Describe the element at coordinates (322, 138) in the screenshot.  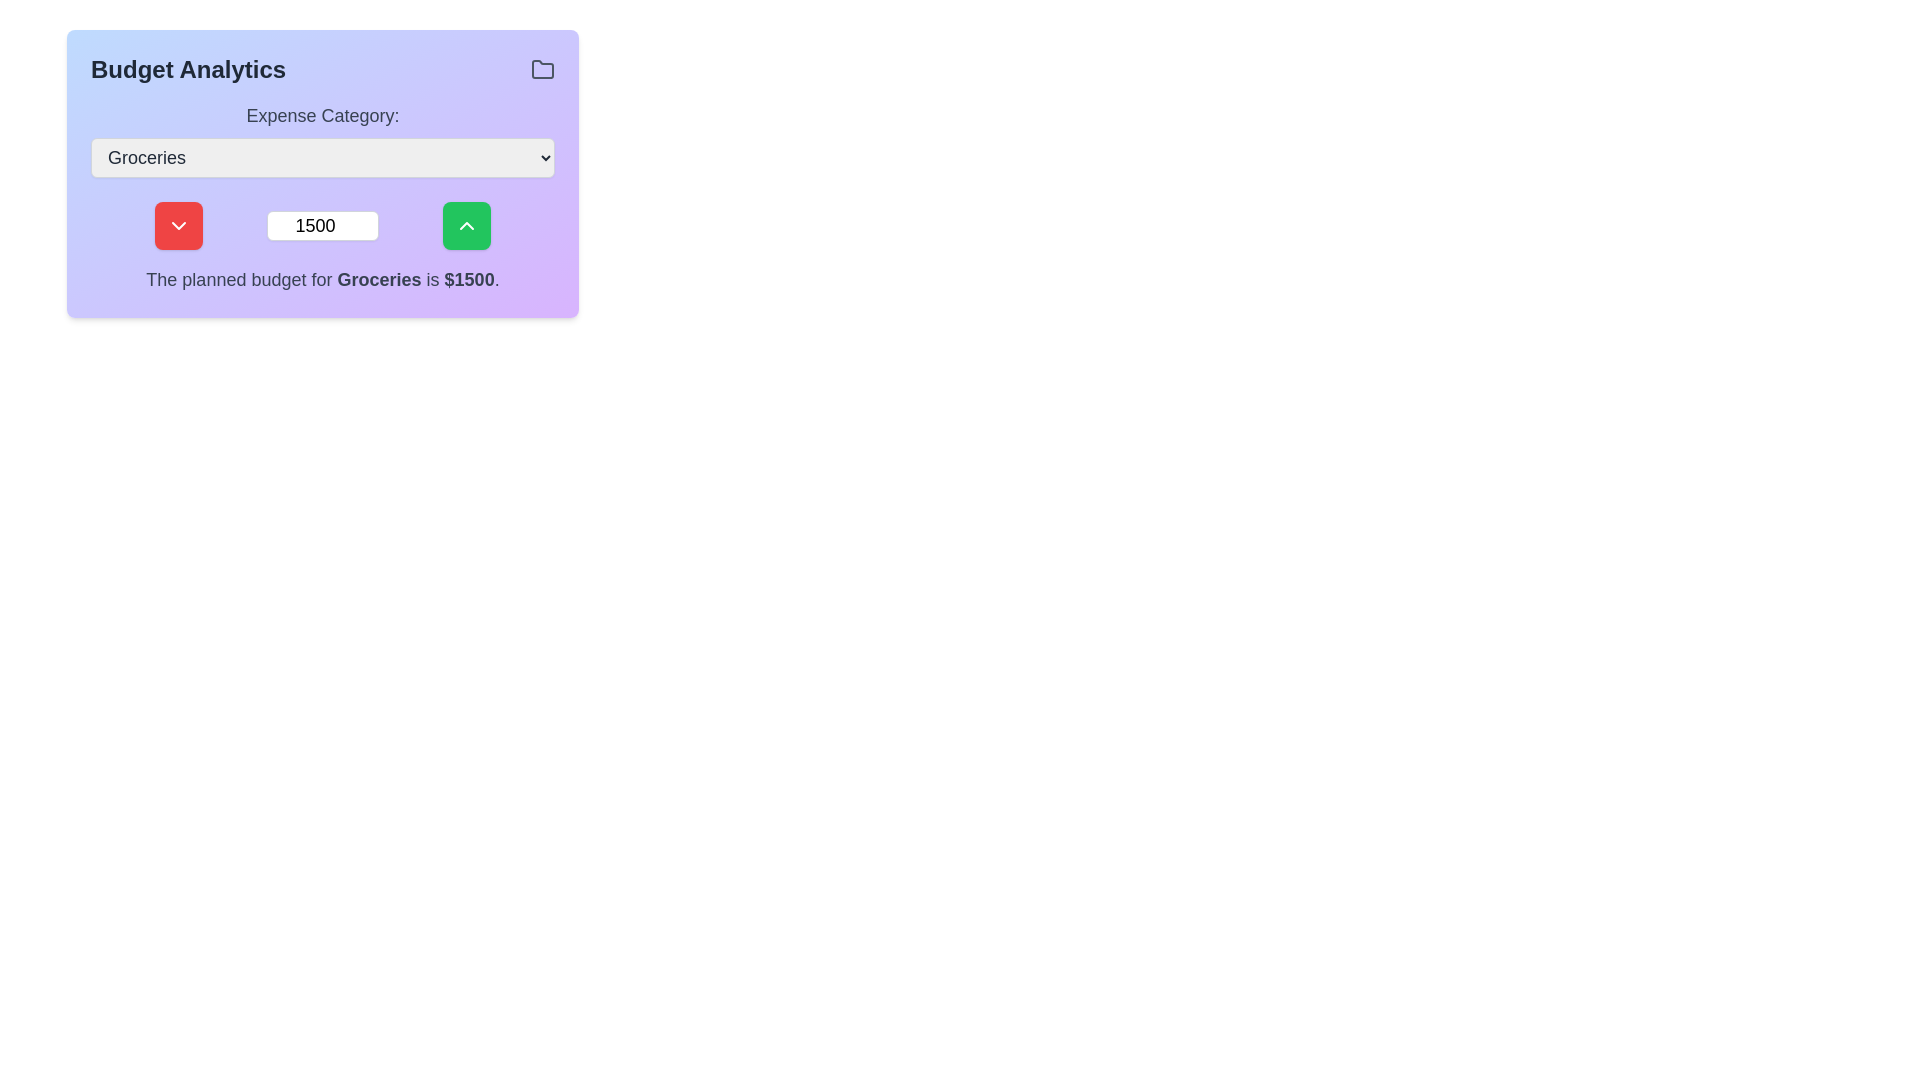
I see `the dropdown menu labeled 'Expense Category:'` at that location.